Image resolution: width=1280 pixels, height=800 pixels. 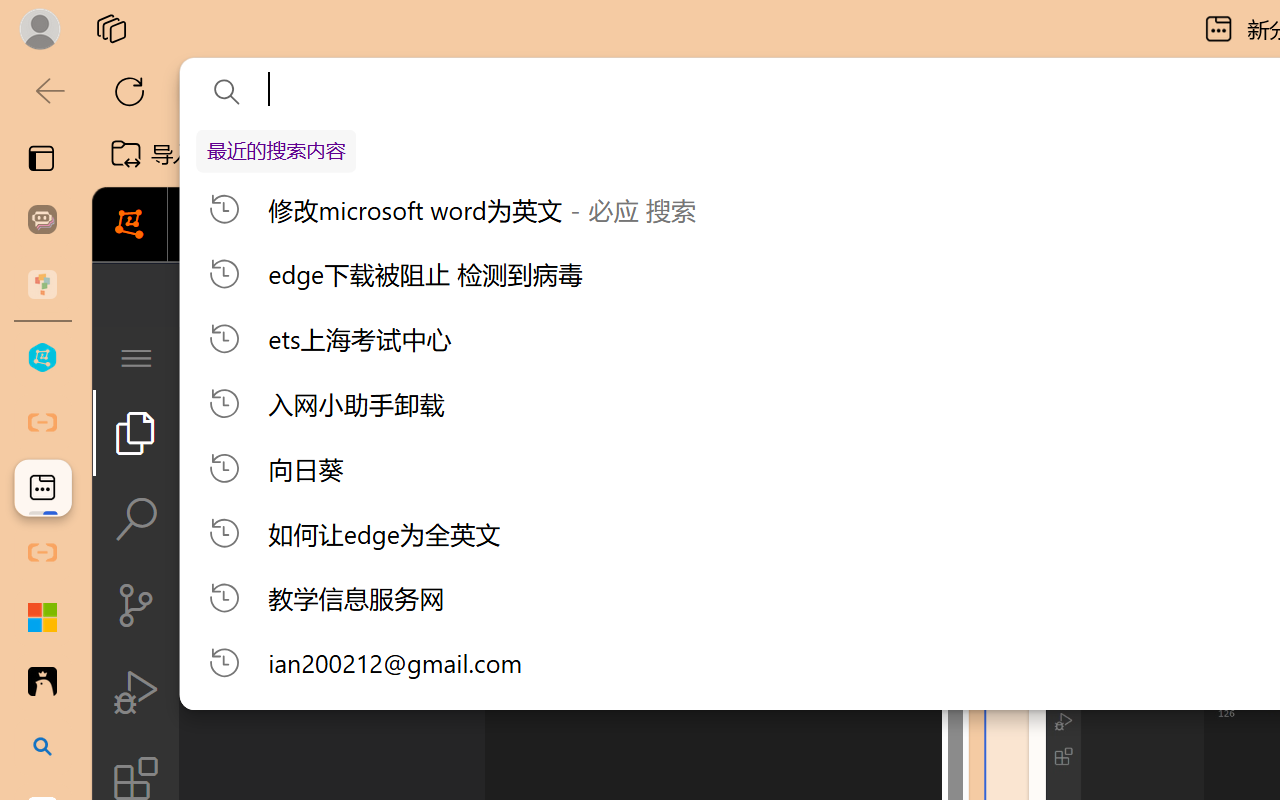 I want to click on 'Adjust indents and spacing - Microsoft Support', so click(x=42, y=617).